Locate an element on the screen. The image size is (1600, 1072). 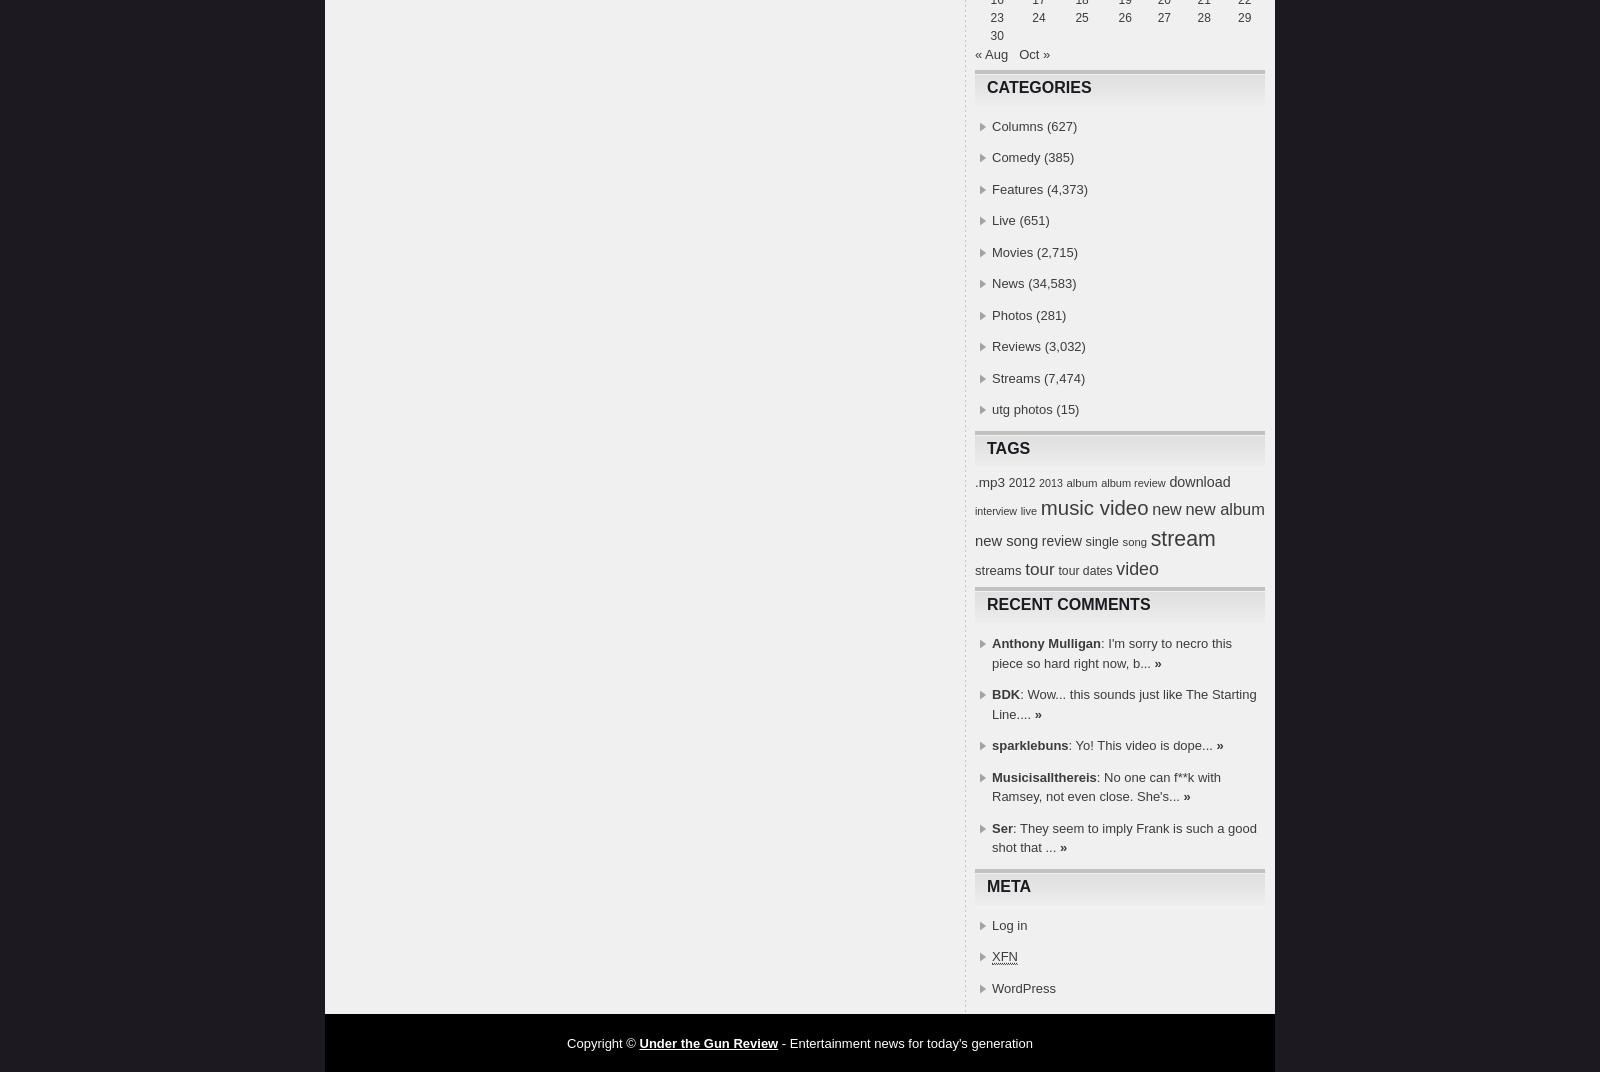
'24' is located at coordinates (1038, 17).